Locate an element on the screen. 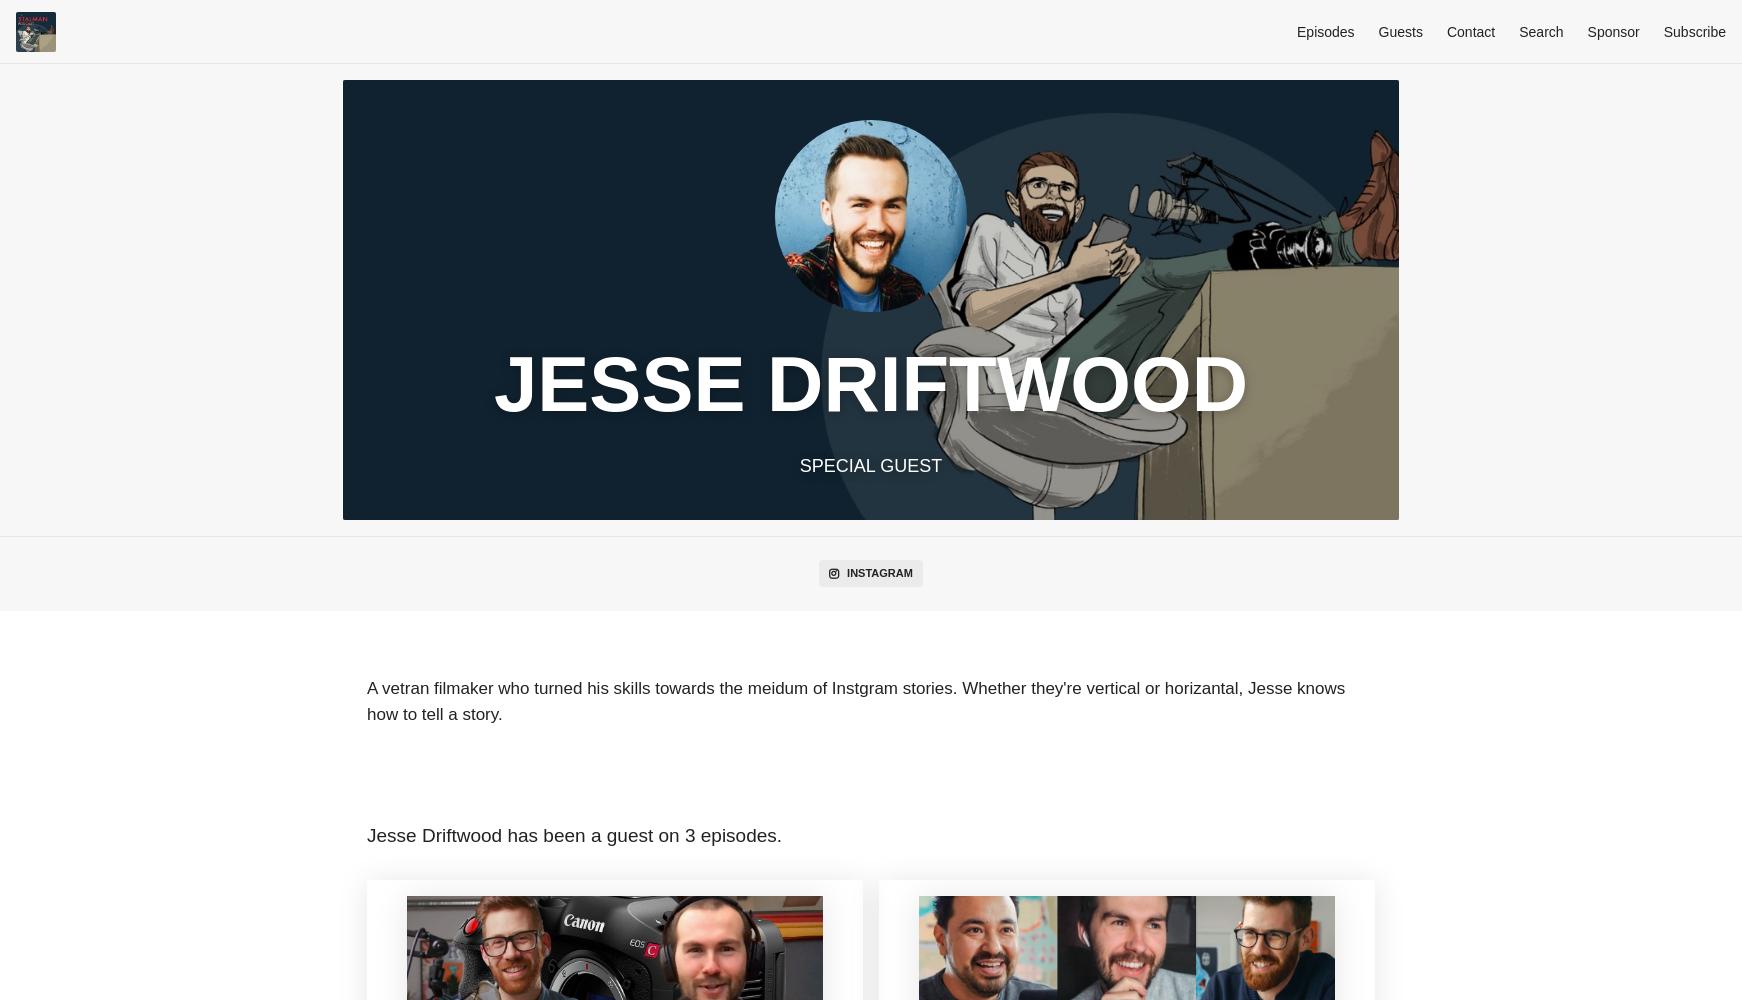 This screenshot has width=1742, height=1000. 'Jesse Driftwood has been a guest on 3 episodes.' is located at coordinates (574, 834).